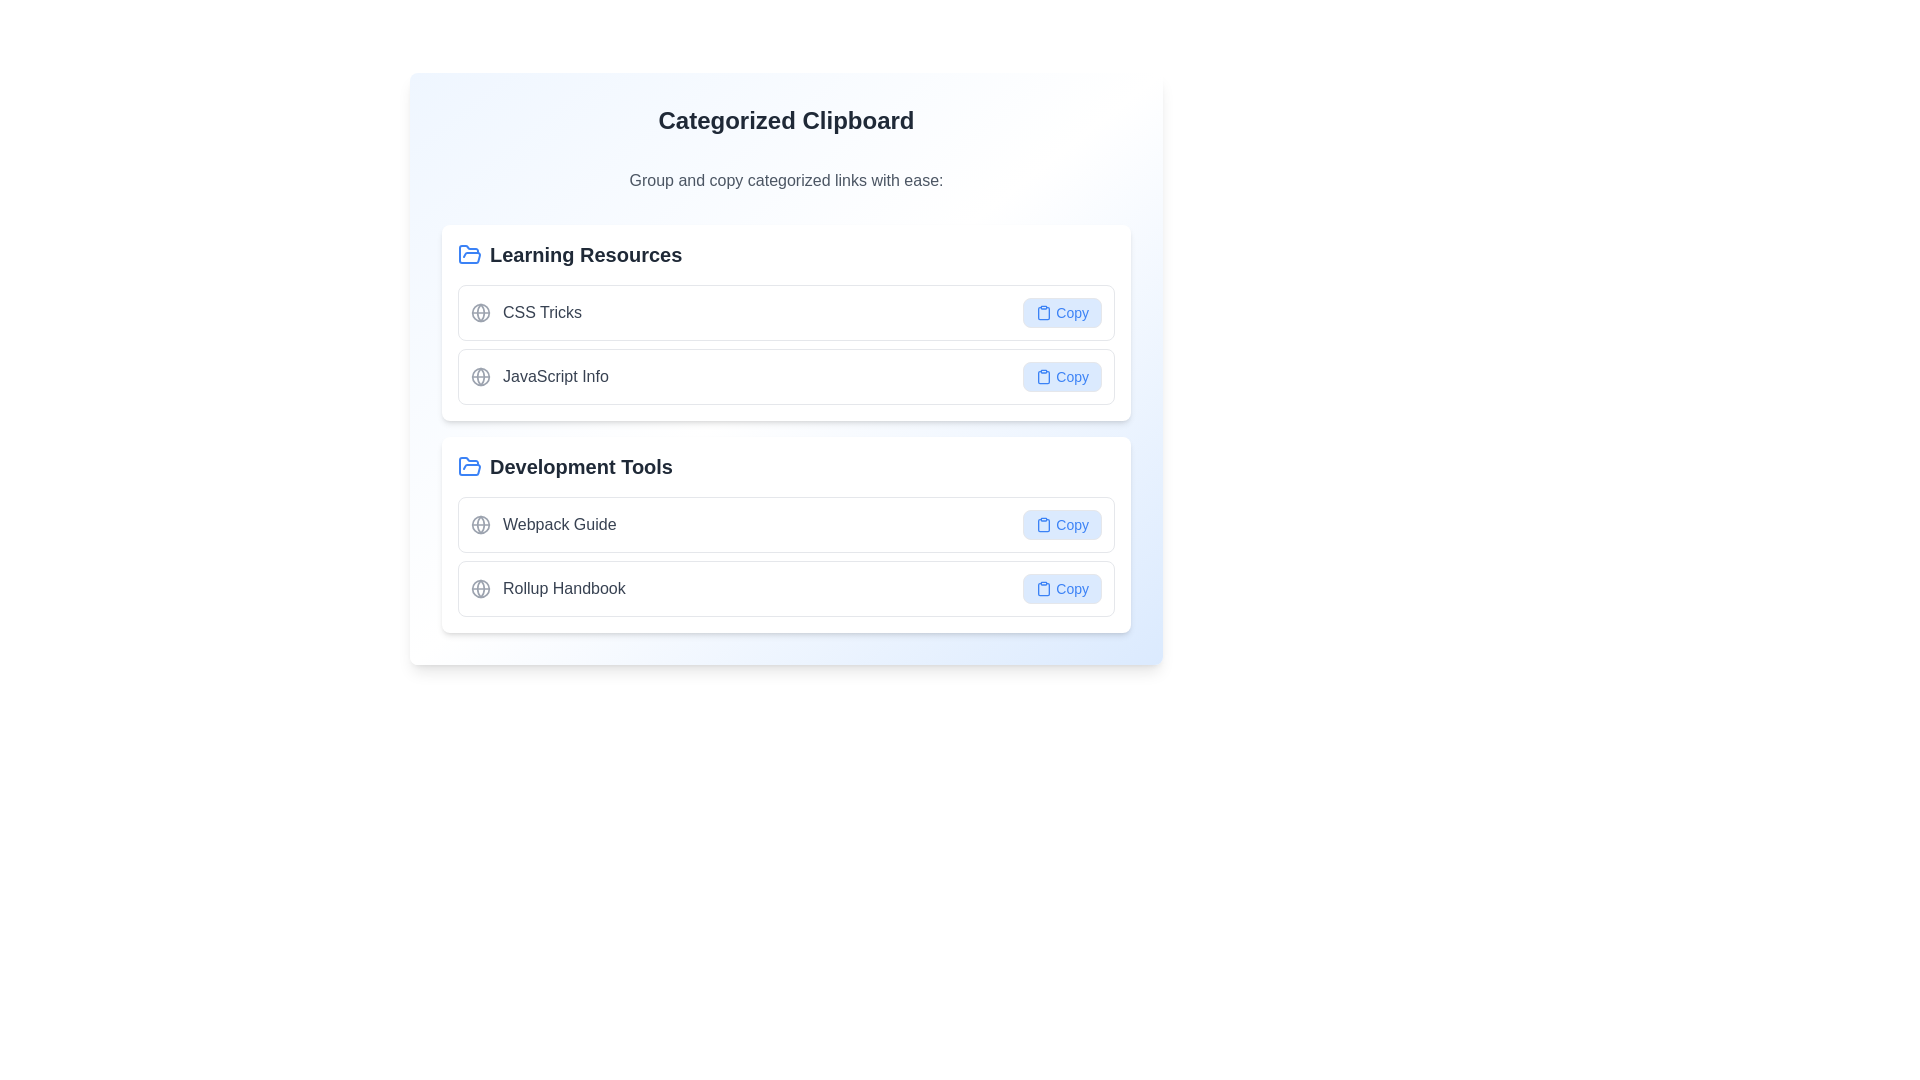 The image size is (1920, 1080). What do you see at coordinates (469, 466) in the screenshot?
I see `the graphical icon part representing the 'Development Tools' category within the 'Categorized Clipboard' section` at bounding box center [469, 466].